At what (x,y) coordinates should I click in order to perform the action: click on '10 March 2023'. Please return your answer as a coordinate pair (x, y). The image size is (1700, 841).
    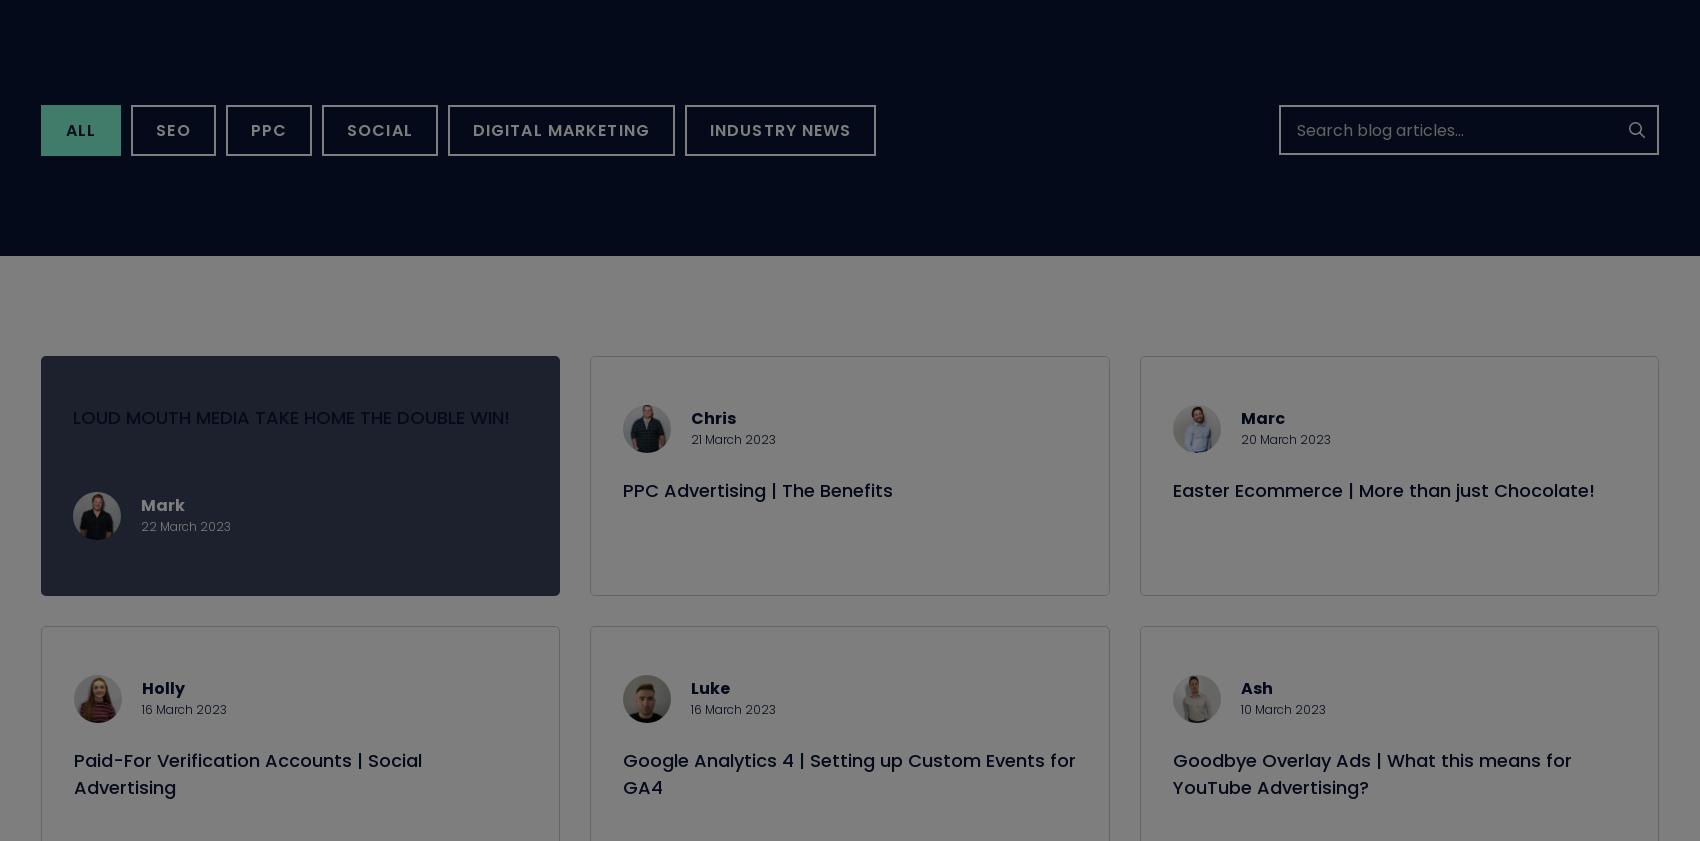
    Looking at the image, I should click on (1282, 732).